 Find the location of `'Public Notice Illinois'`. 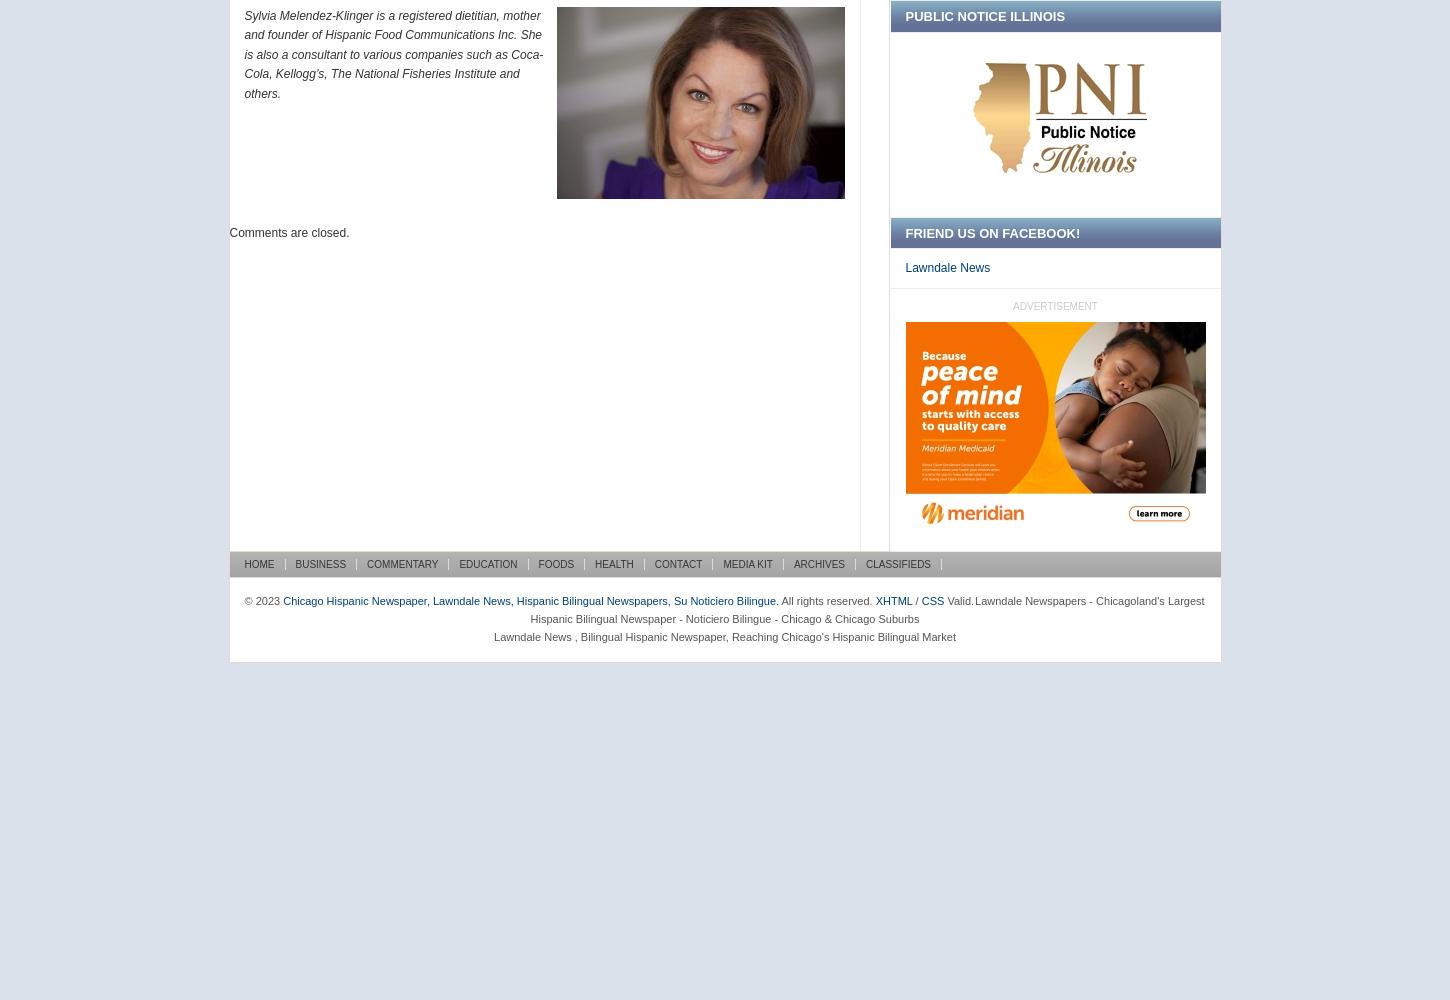

'Public Notice Illinois' is located at coordinates (984, 16).